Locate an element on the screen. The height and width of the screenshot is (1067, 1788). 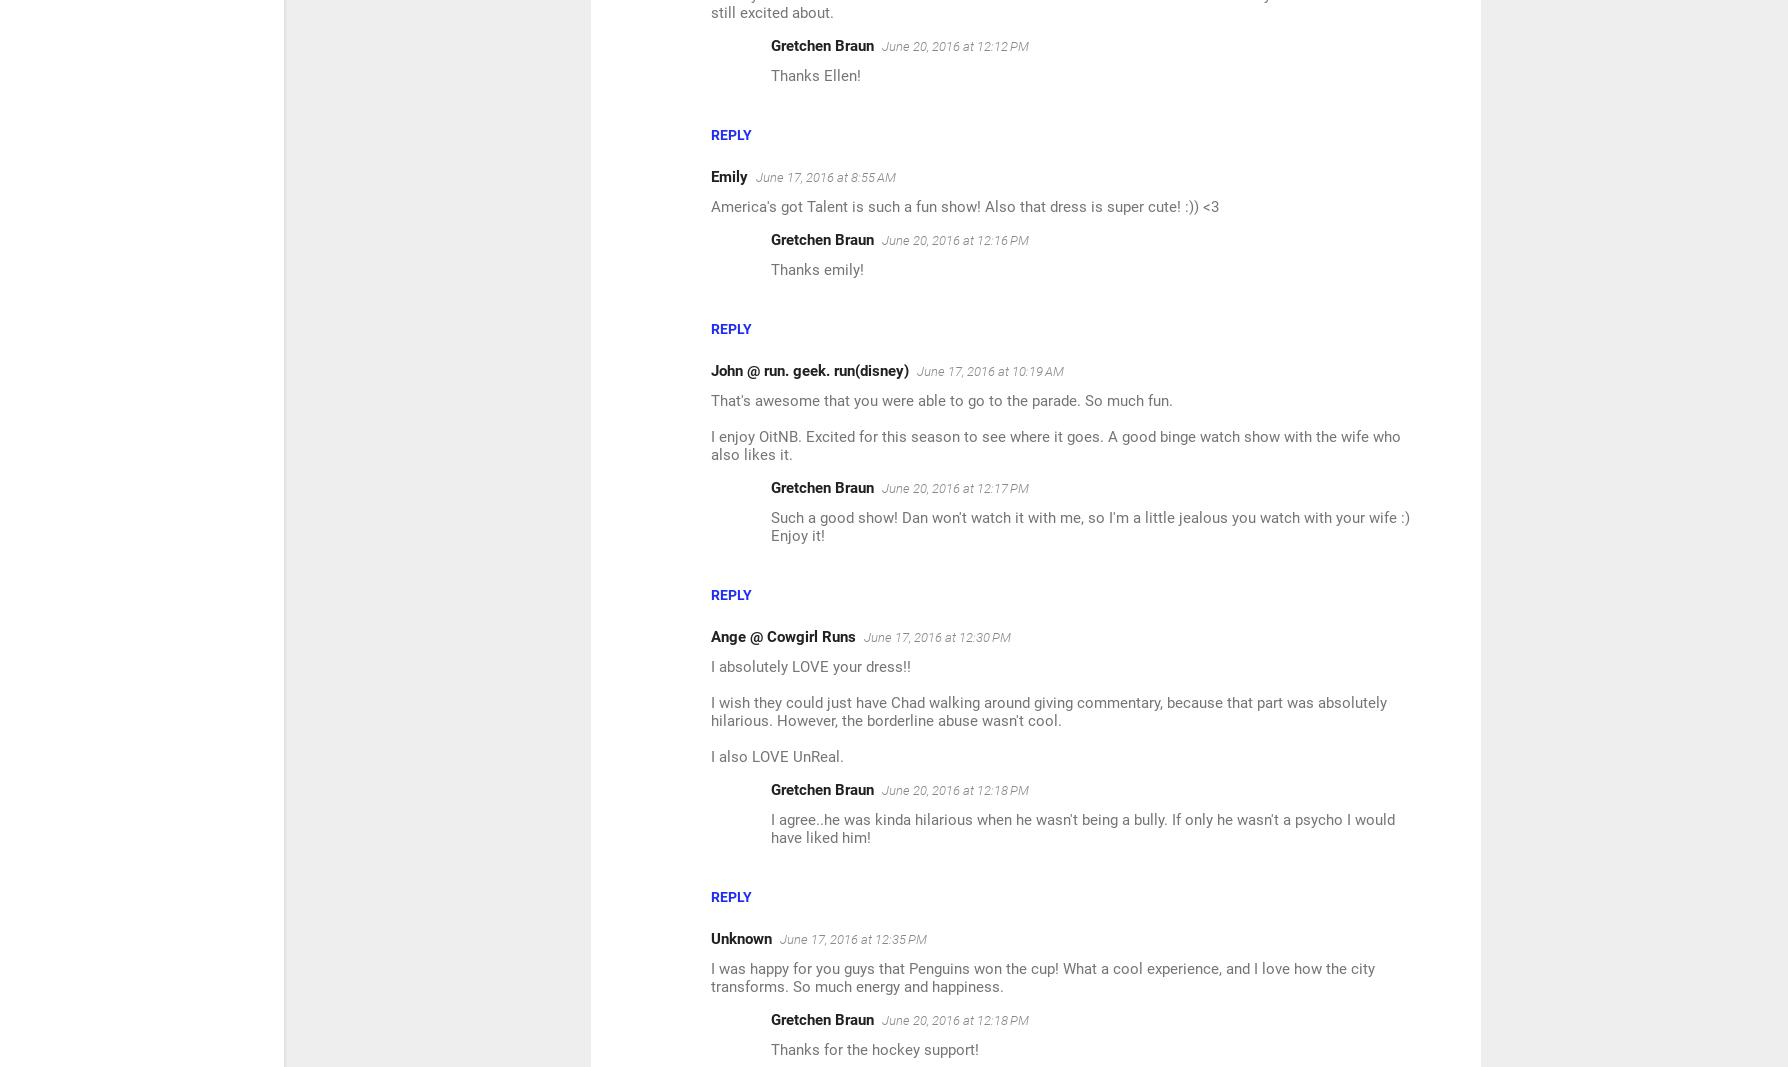
'Emily' is located at coordinates (728, 176).